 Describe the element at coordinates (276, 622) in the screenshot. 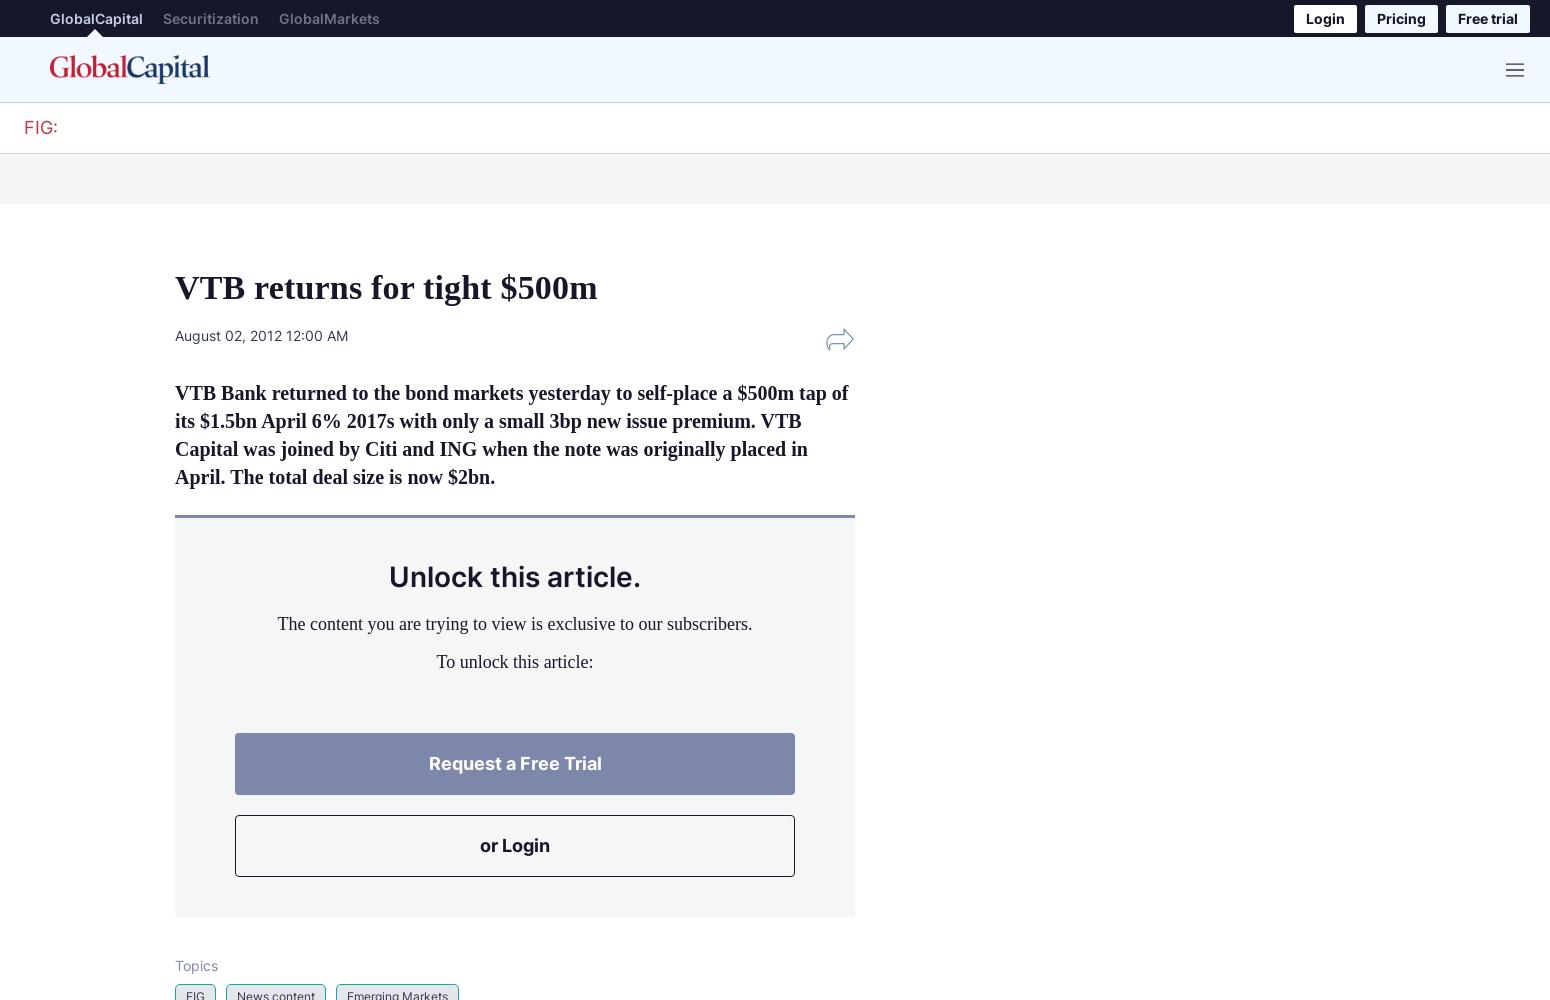

I see `'The content you are trying to view is exclusive to our subscribers.'` at that location.